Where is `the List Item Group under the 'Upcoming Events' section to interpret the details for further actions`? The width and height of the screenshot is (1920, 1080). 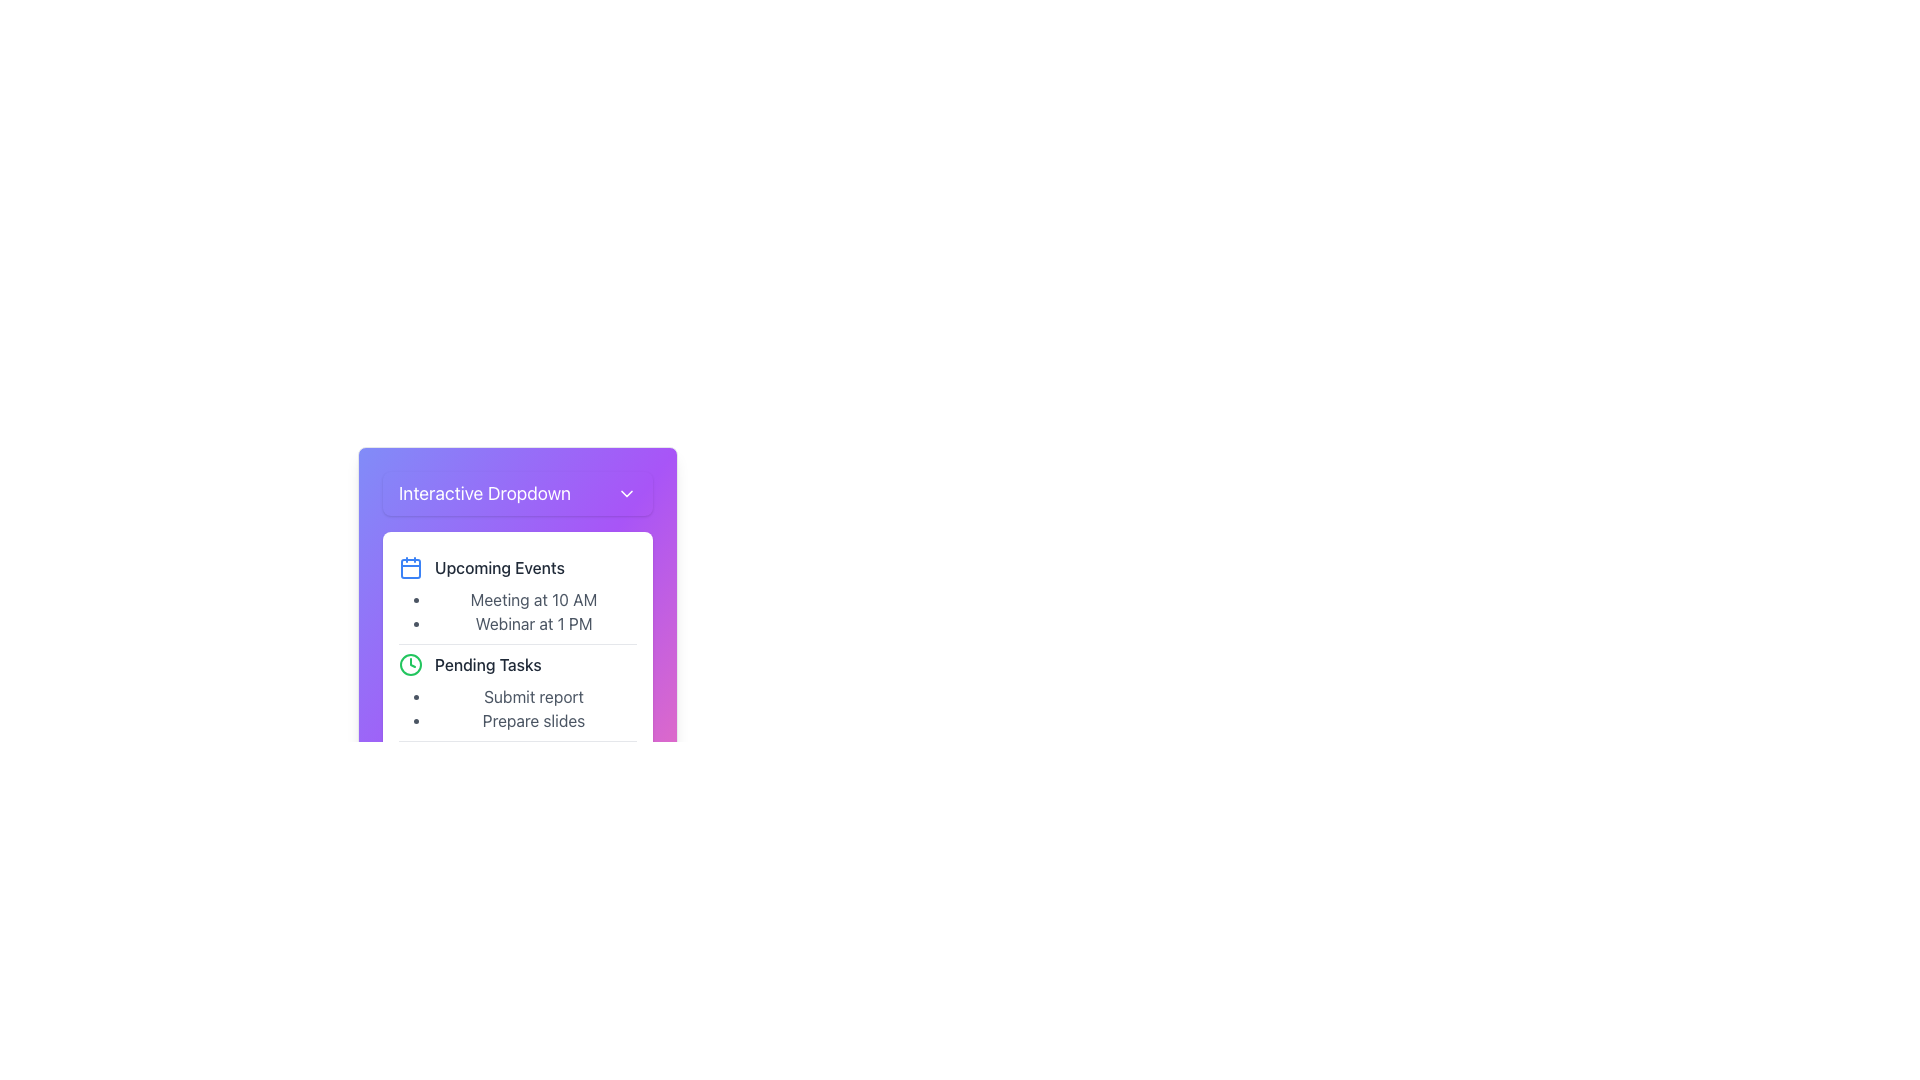
the List Item Group under the 'Upcoming Events' section to interpret the details for further actions is located at coordinates (533, 611).